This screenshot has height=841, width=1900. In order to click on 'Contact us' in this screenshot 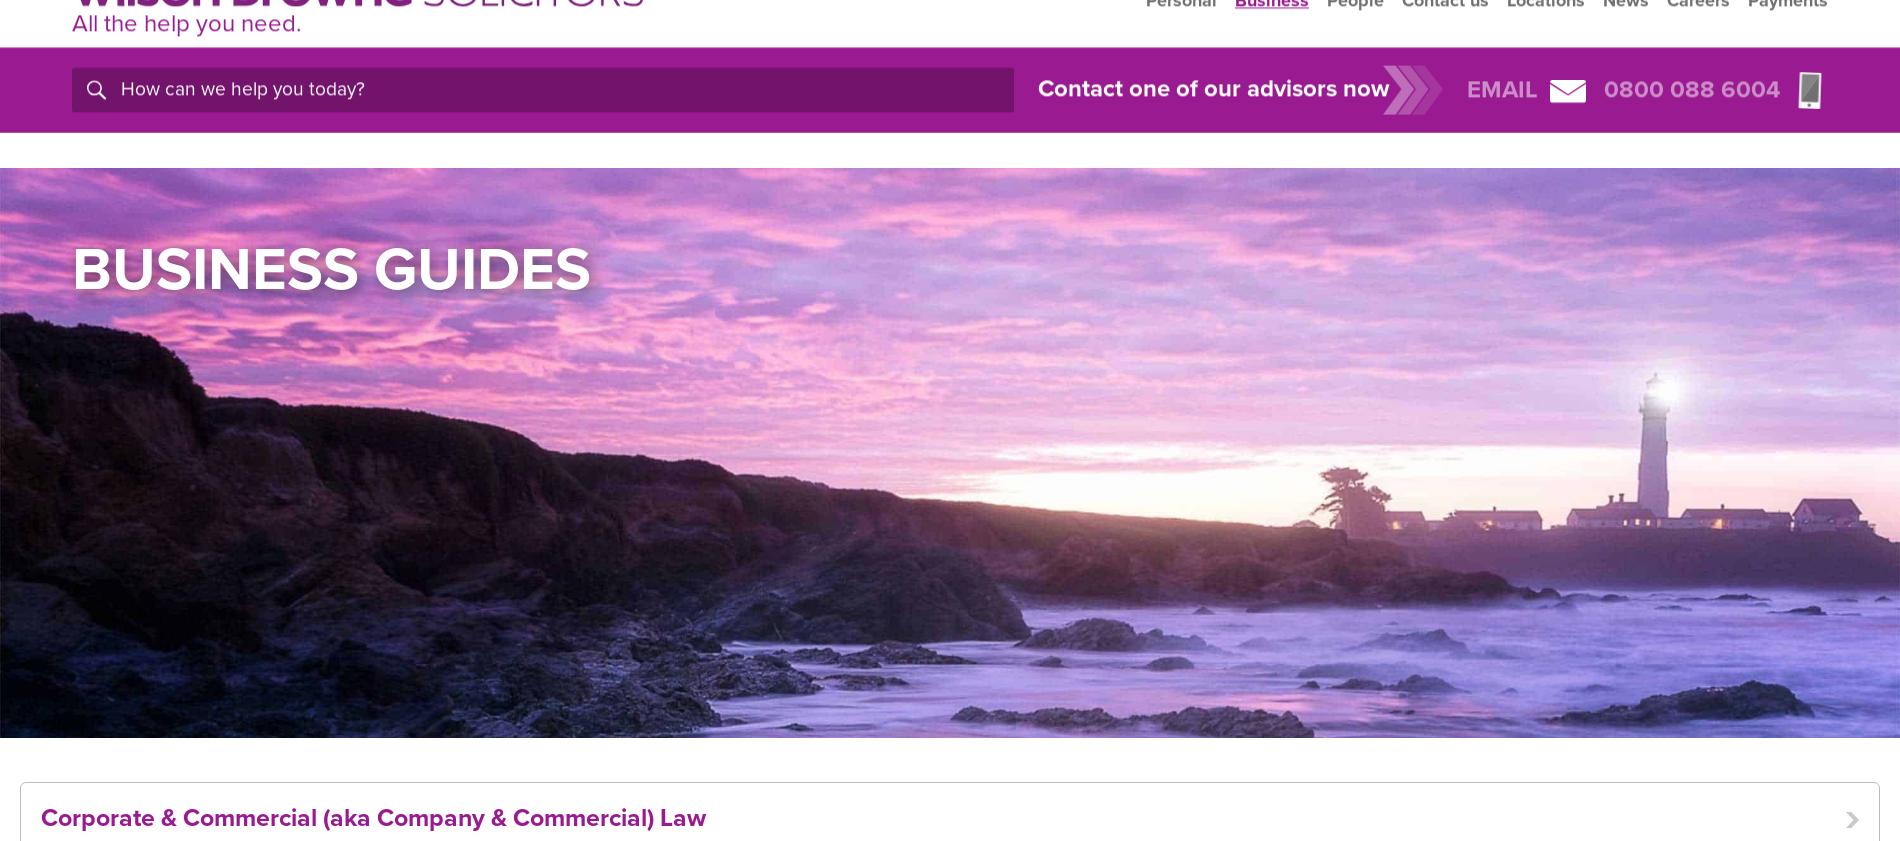, I will do `click(1445, 45)`.